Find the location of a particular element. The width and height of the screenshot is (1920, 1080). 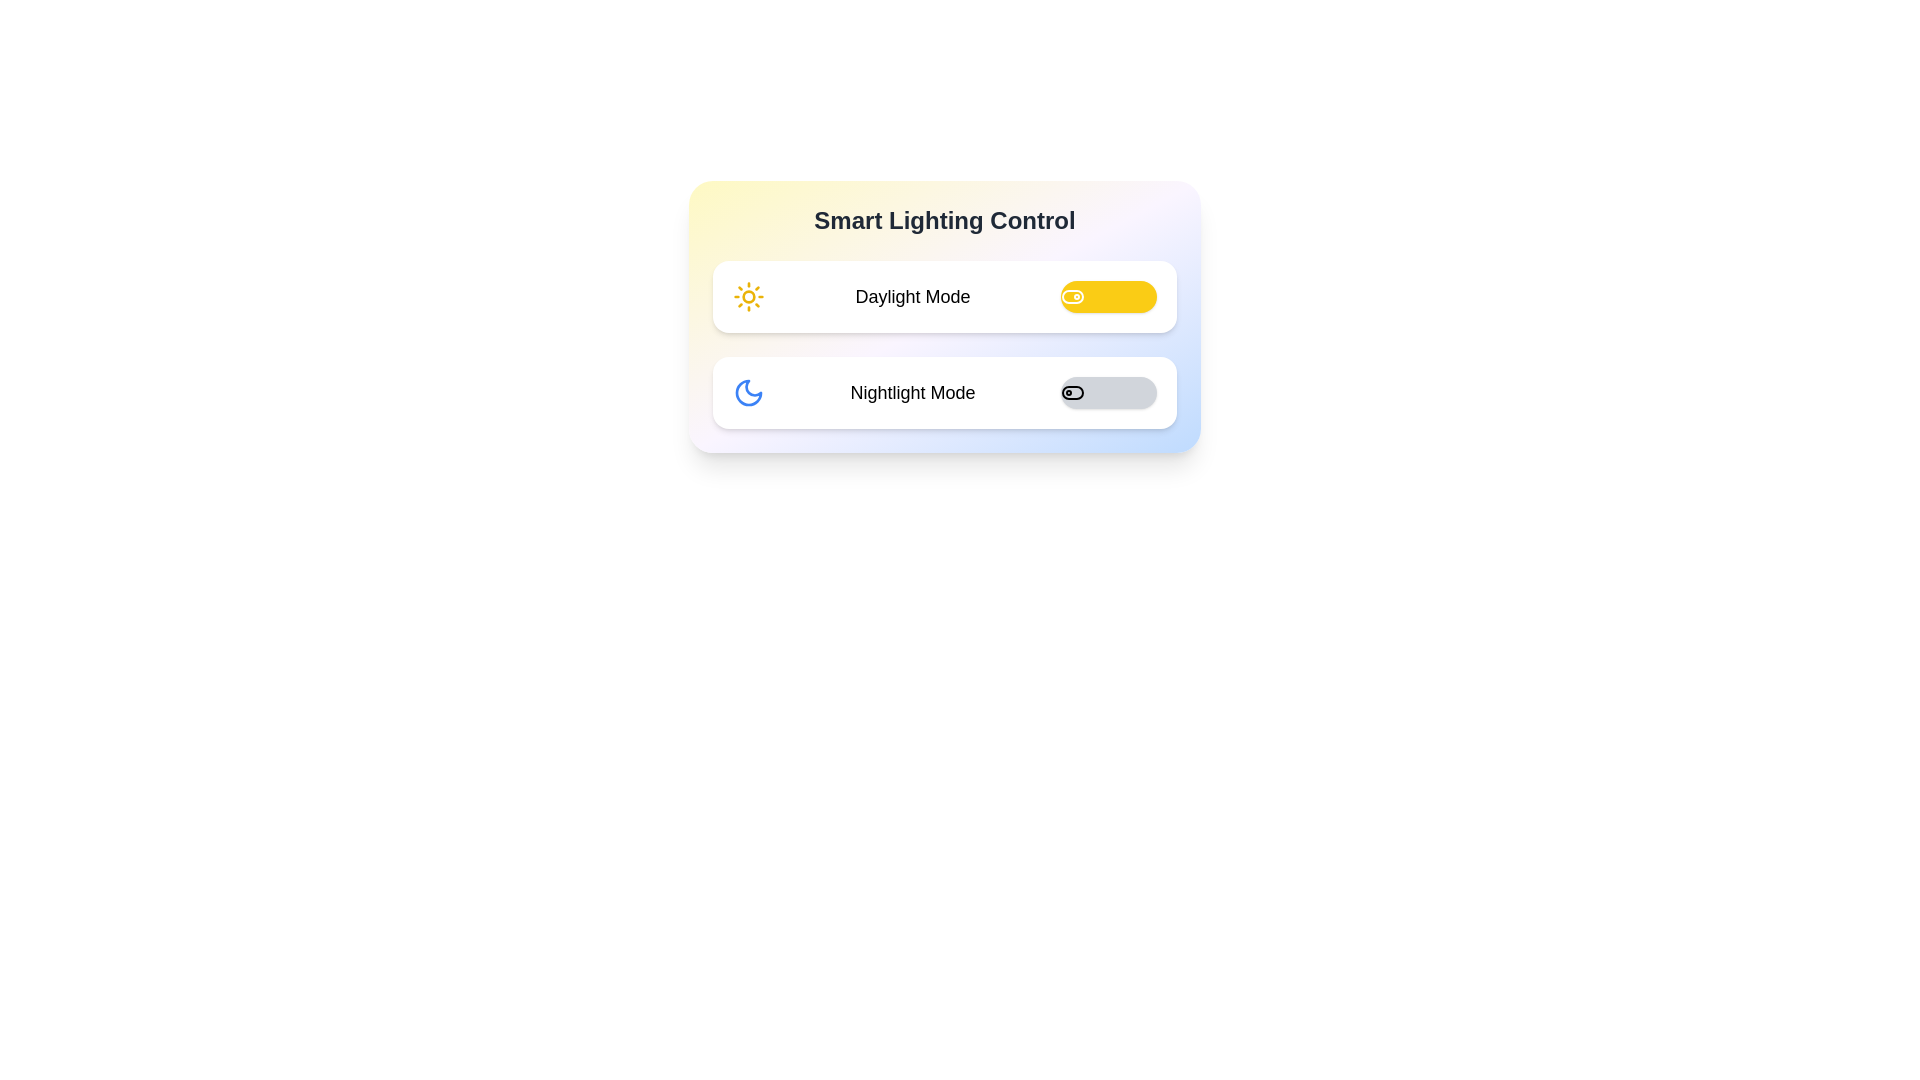

the 'Daylight Mode' text label located within the upper section of the 'Smart Lighting Control' card, positioned between a sun icon and a toggle switch is located at coordinates (911, 297).